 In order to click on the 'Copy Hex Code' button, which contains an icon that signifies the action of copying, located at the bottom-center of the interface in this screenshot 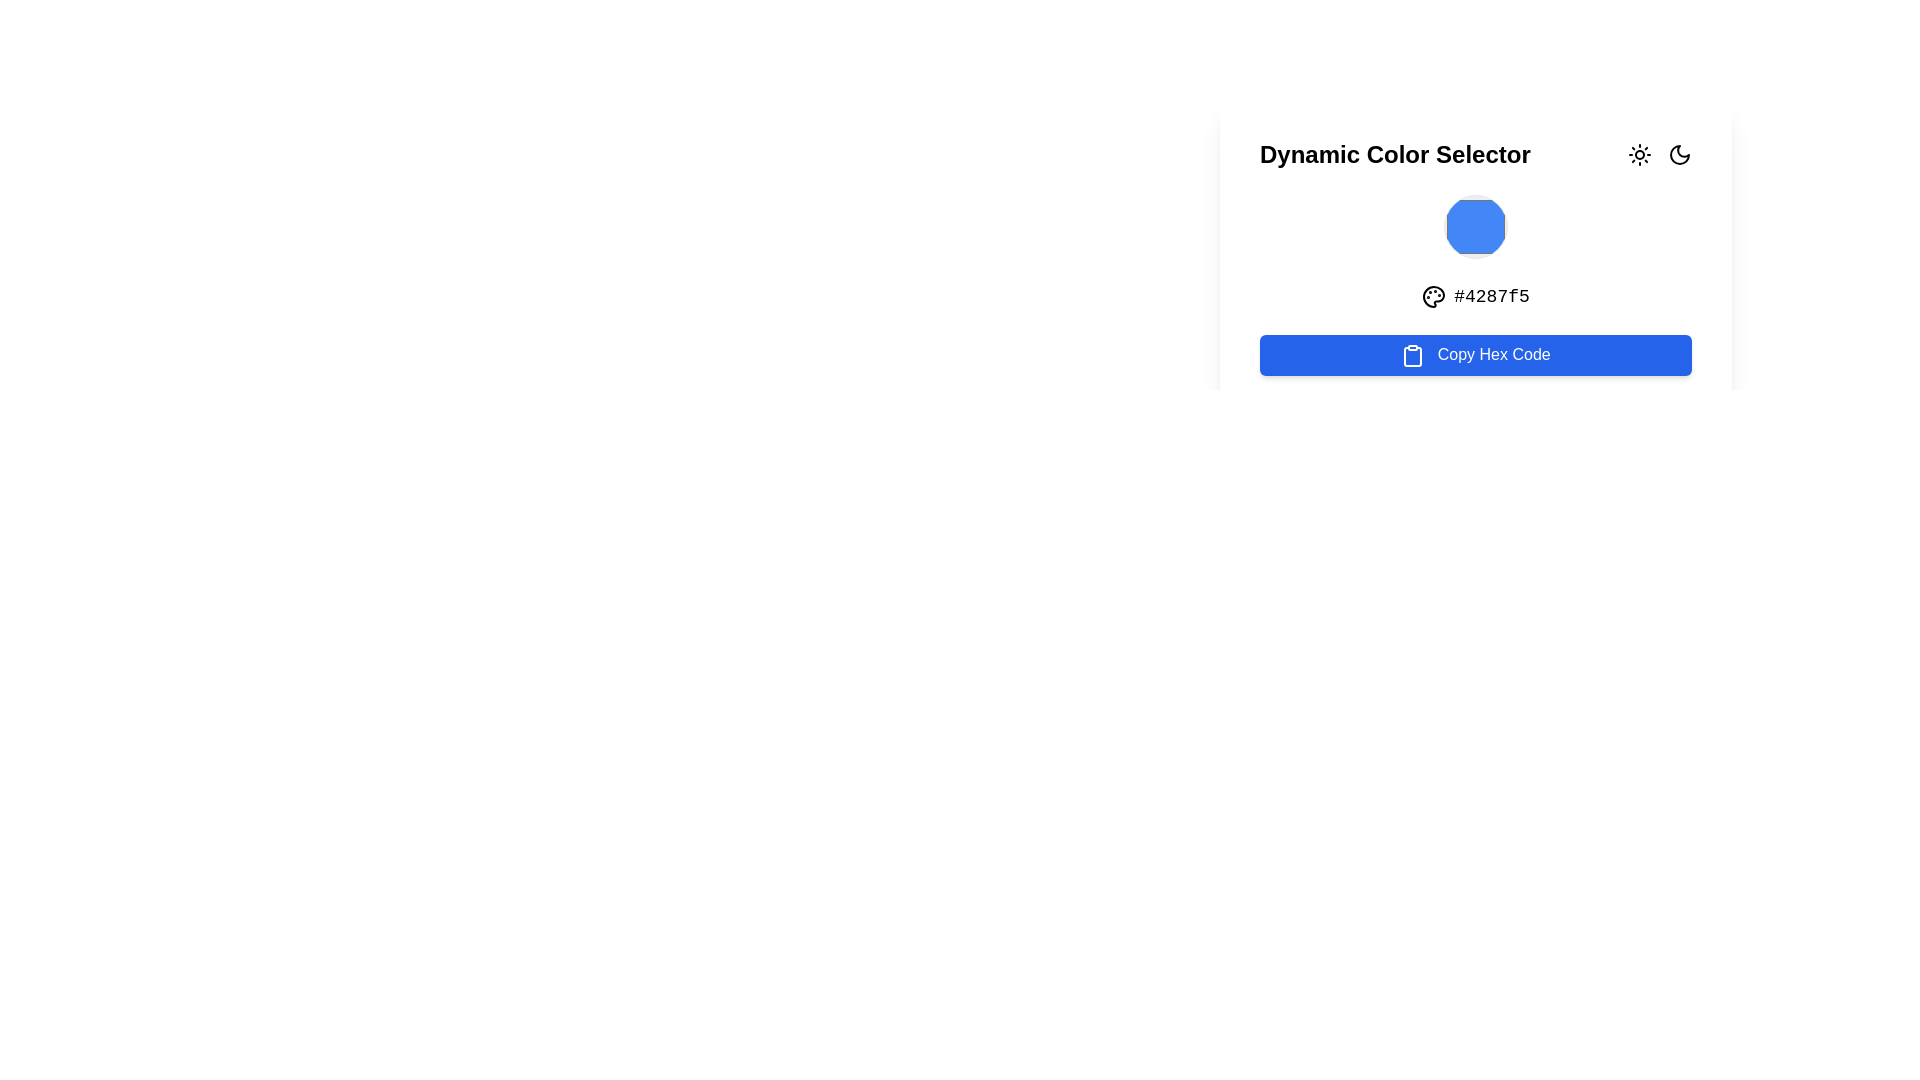, I will do `click(1412, 354)`.